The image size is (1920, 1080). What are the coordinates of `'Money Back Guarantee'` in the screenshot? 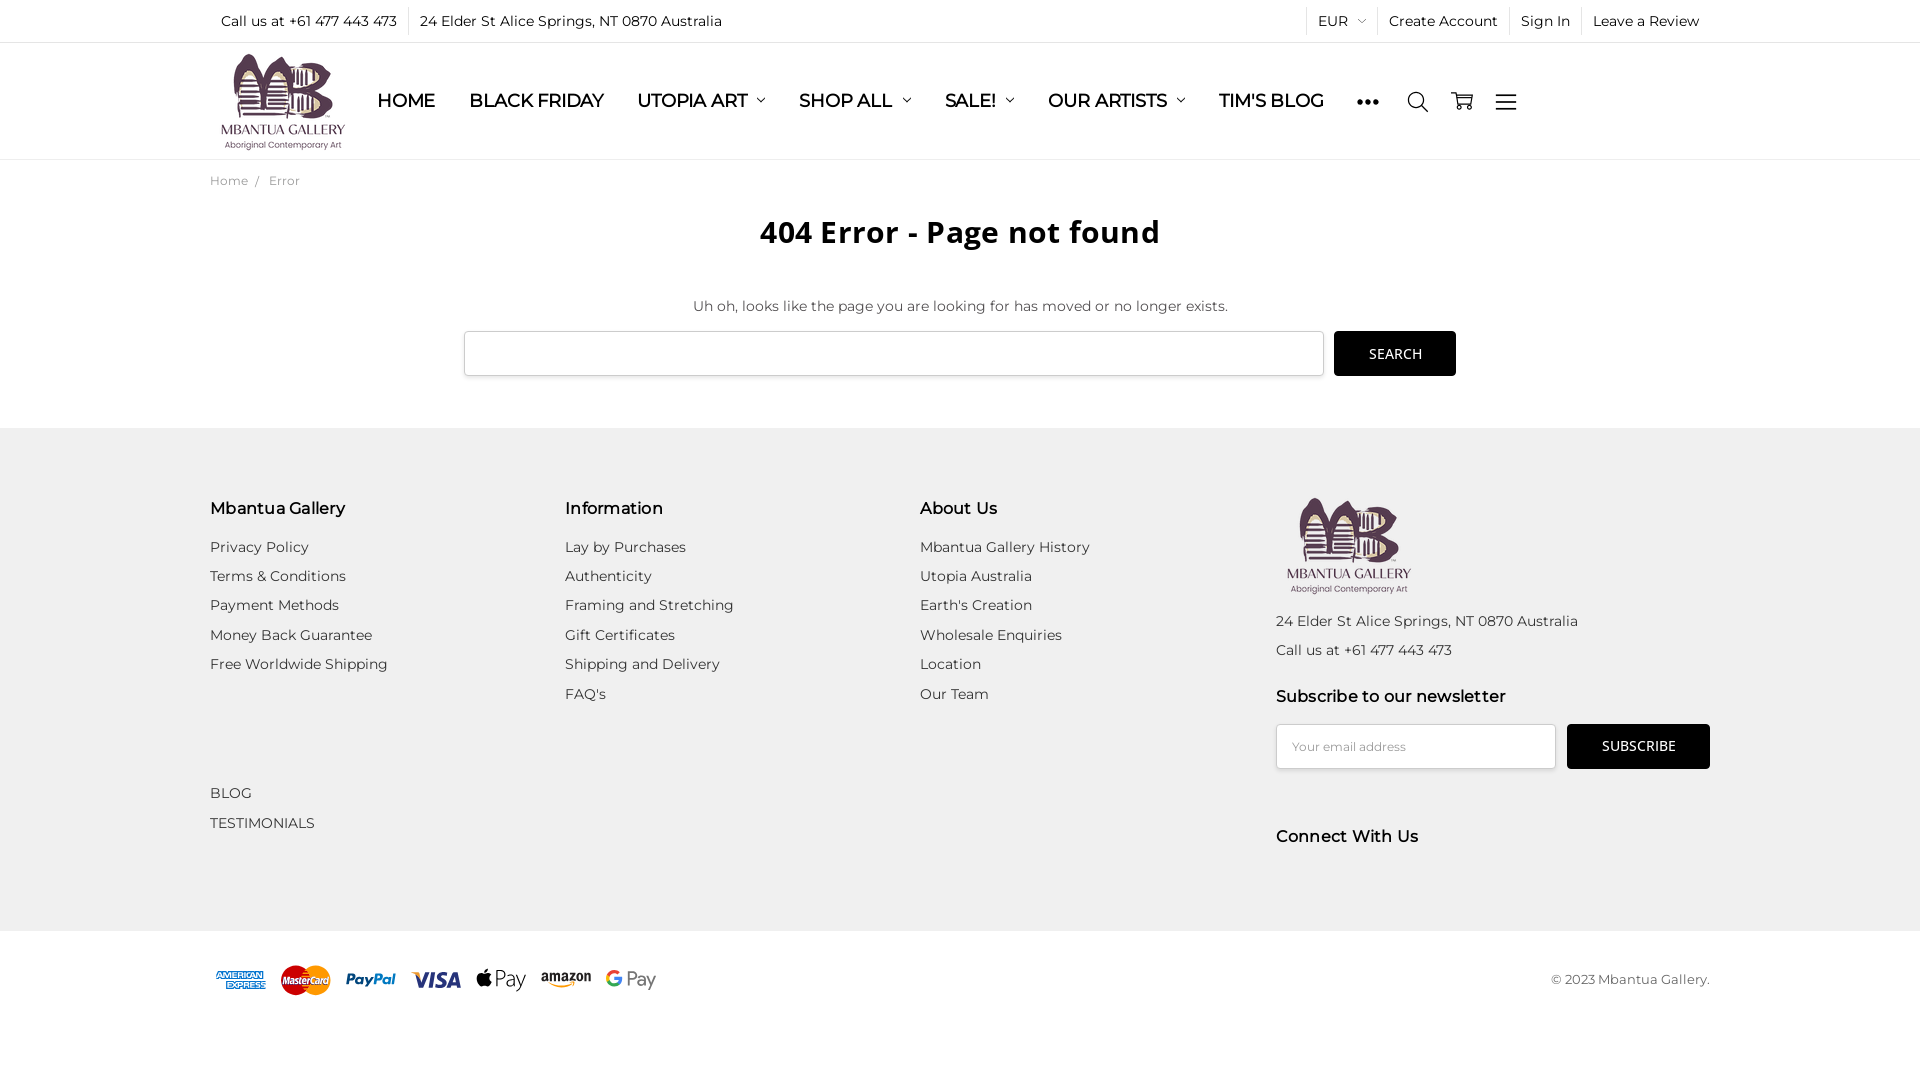 It's located at (290, 635).